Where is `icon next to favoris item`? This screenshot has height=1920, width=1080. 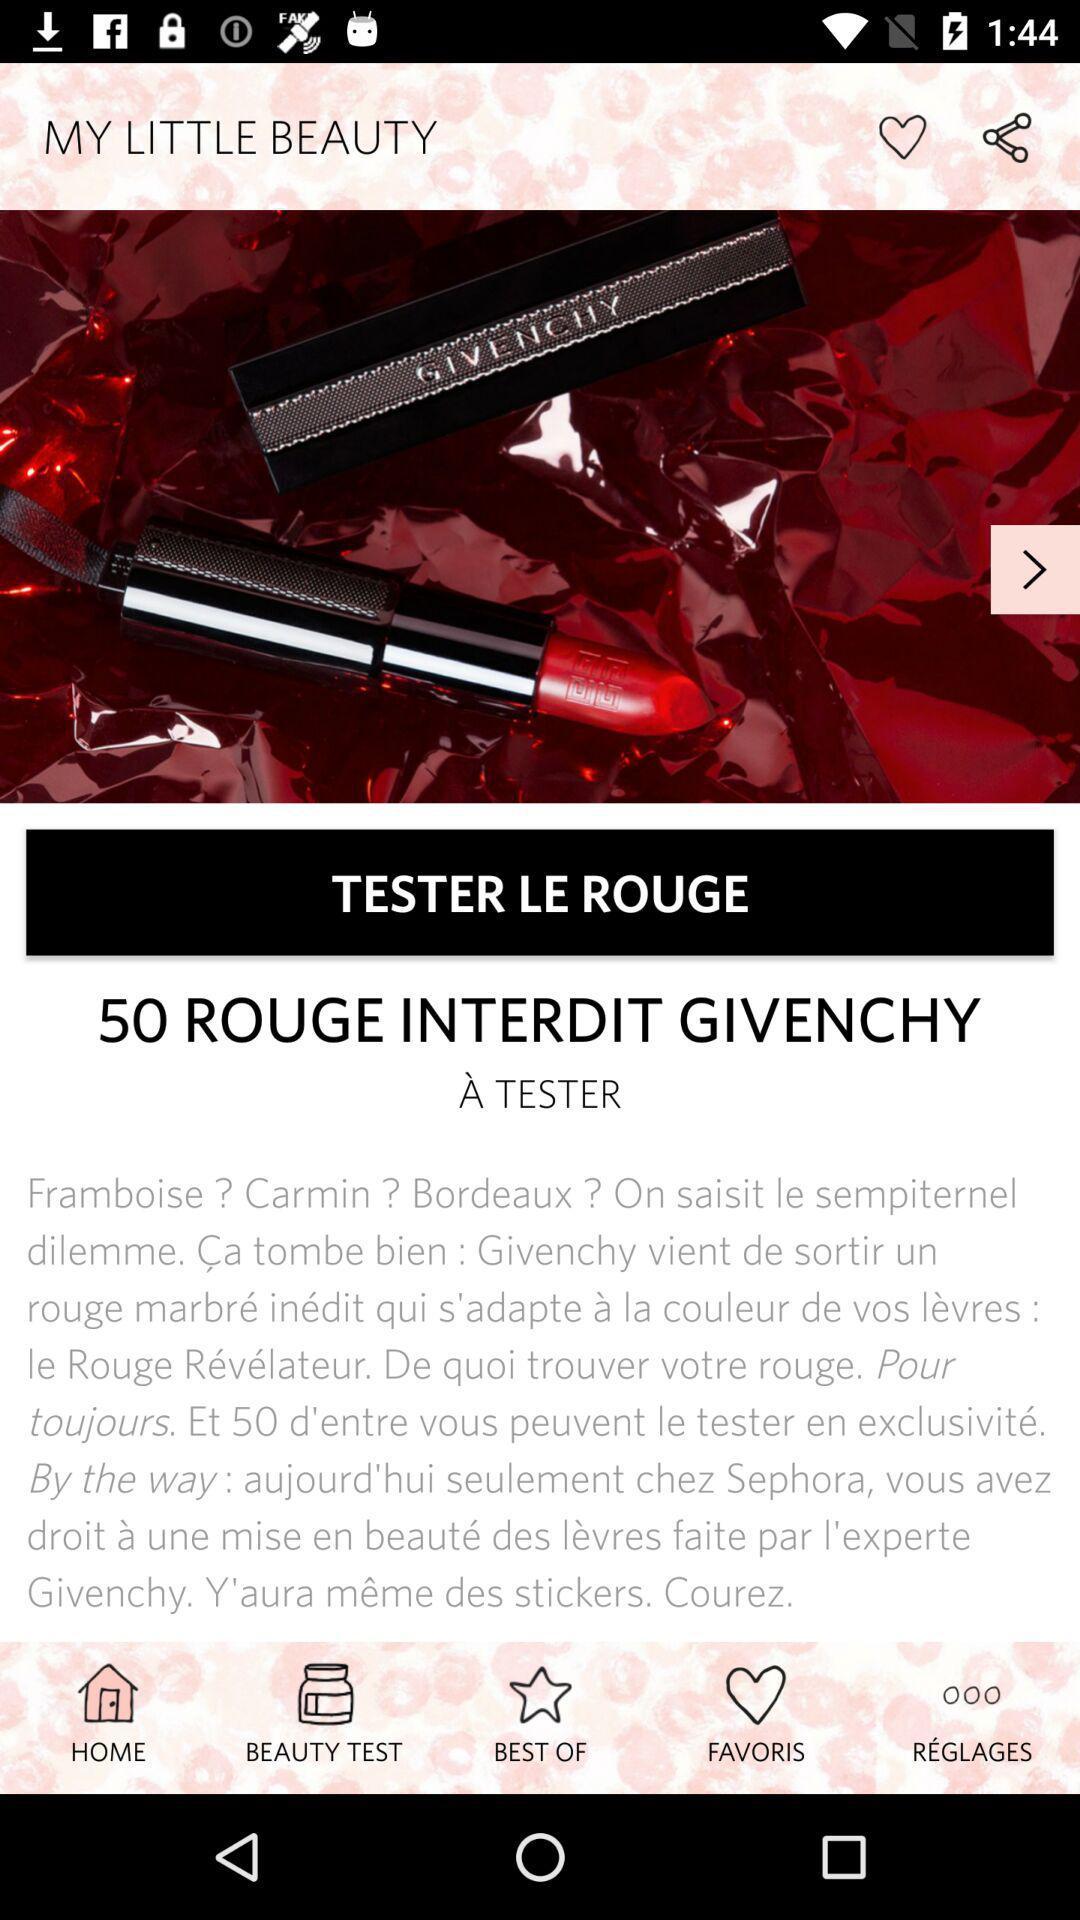 icon next to favoris item is located at coordinates (540, 1716).